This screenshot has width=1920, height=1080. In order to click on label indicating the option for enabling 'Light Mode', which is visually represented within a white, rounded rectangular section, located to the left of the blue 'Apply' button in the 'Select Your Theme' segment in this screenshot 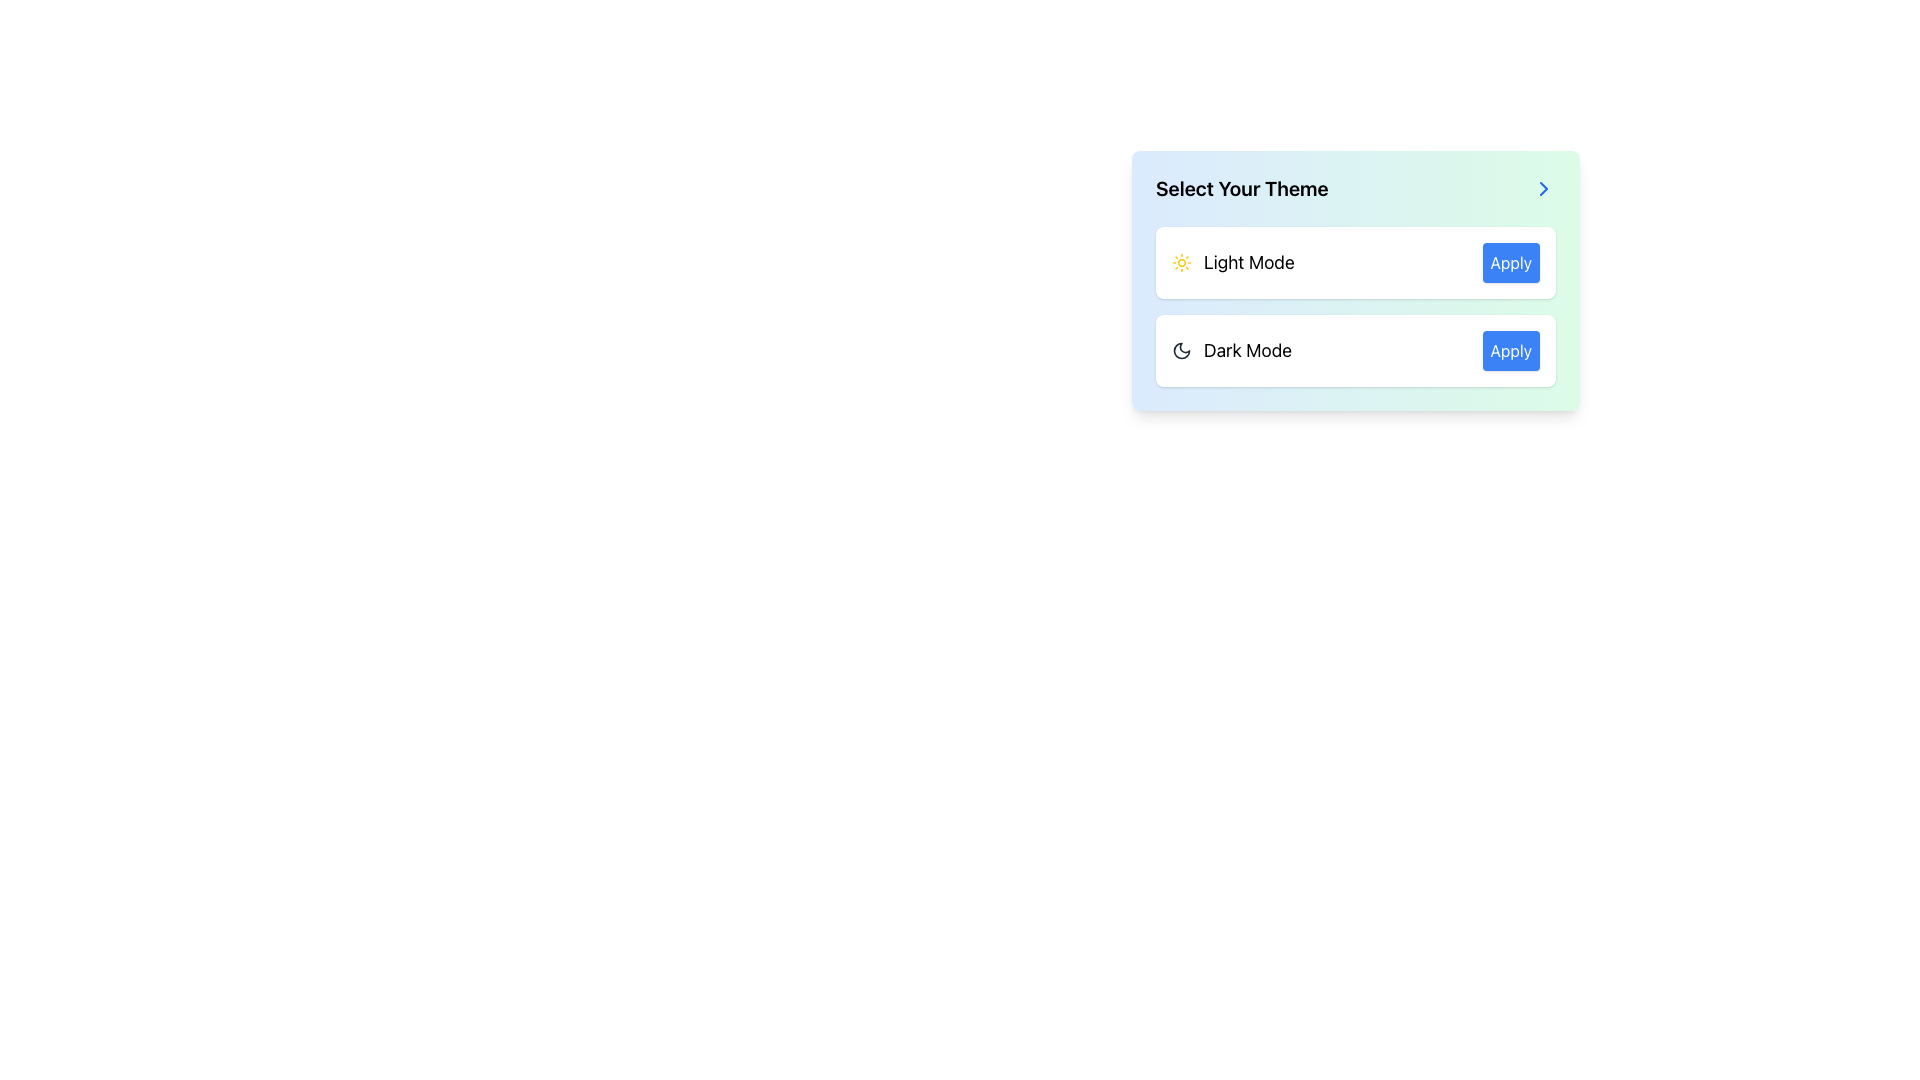, I will do `click(1232, 261)`.